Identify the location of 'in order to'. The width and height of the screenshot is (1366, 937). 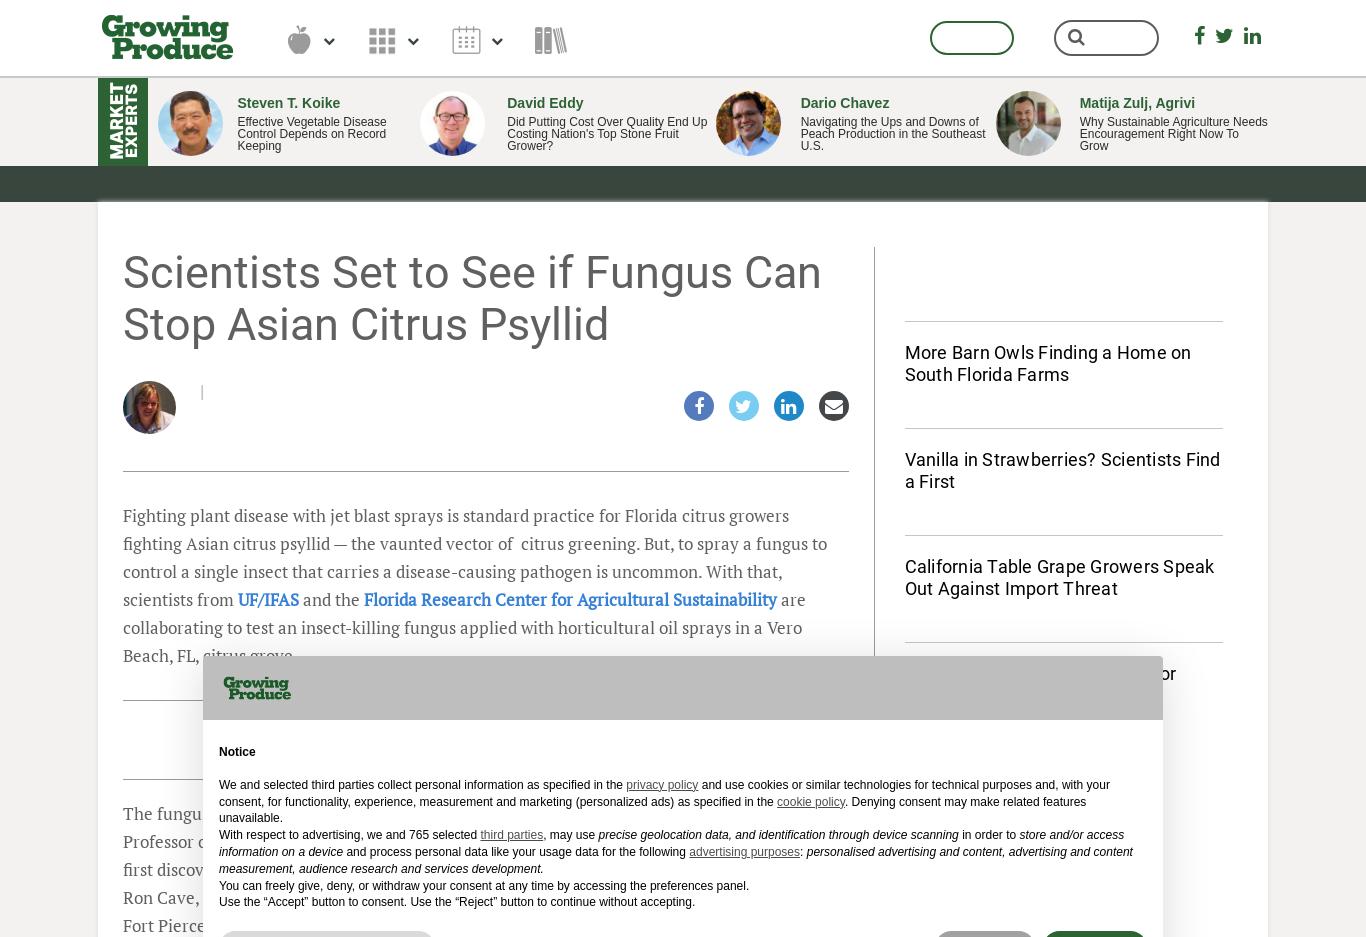
(988, 834).